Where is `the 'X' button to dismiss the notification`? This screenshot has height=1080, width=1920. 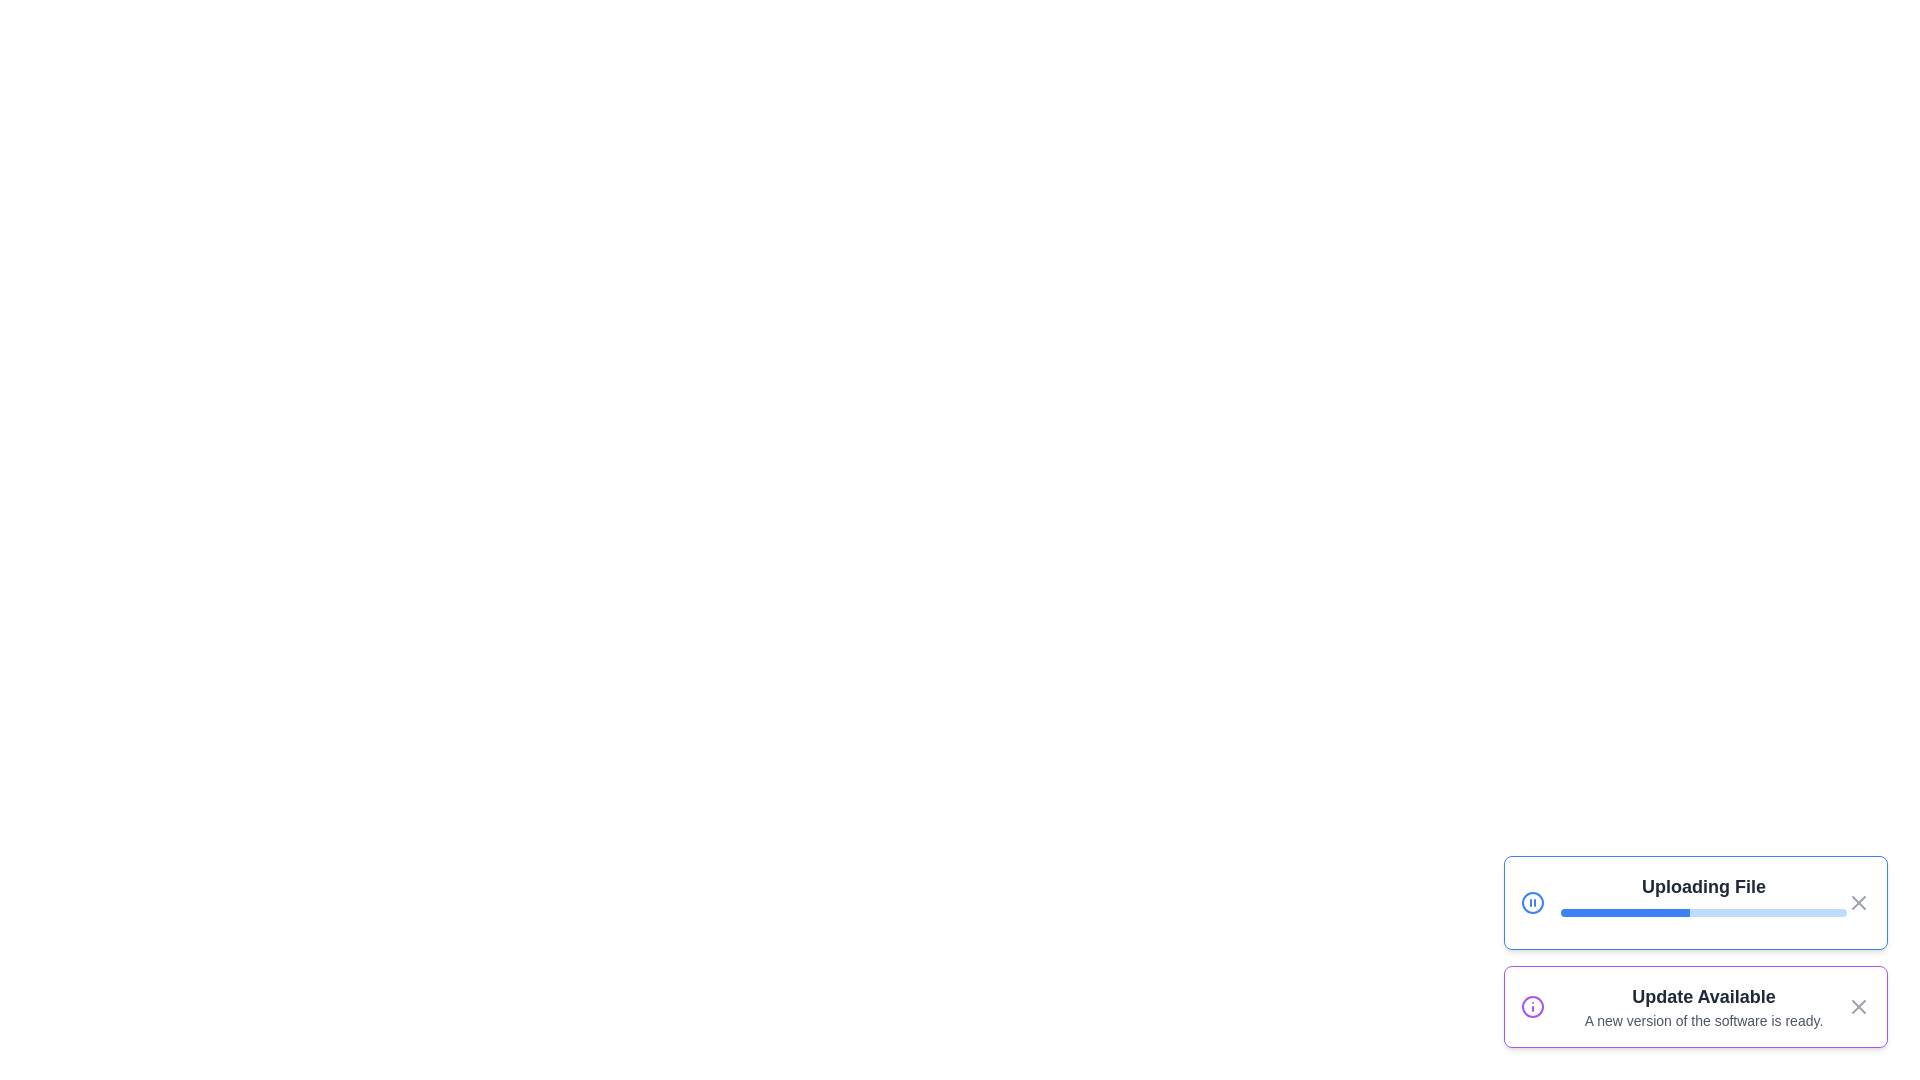
the 'X' button to dismiss the notification is located at coordinates (1857, 902).